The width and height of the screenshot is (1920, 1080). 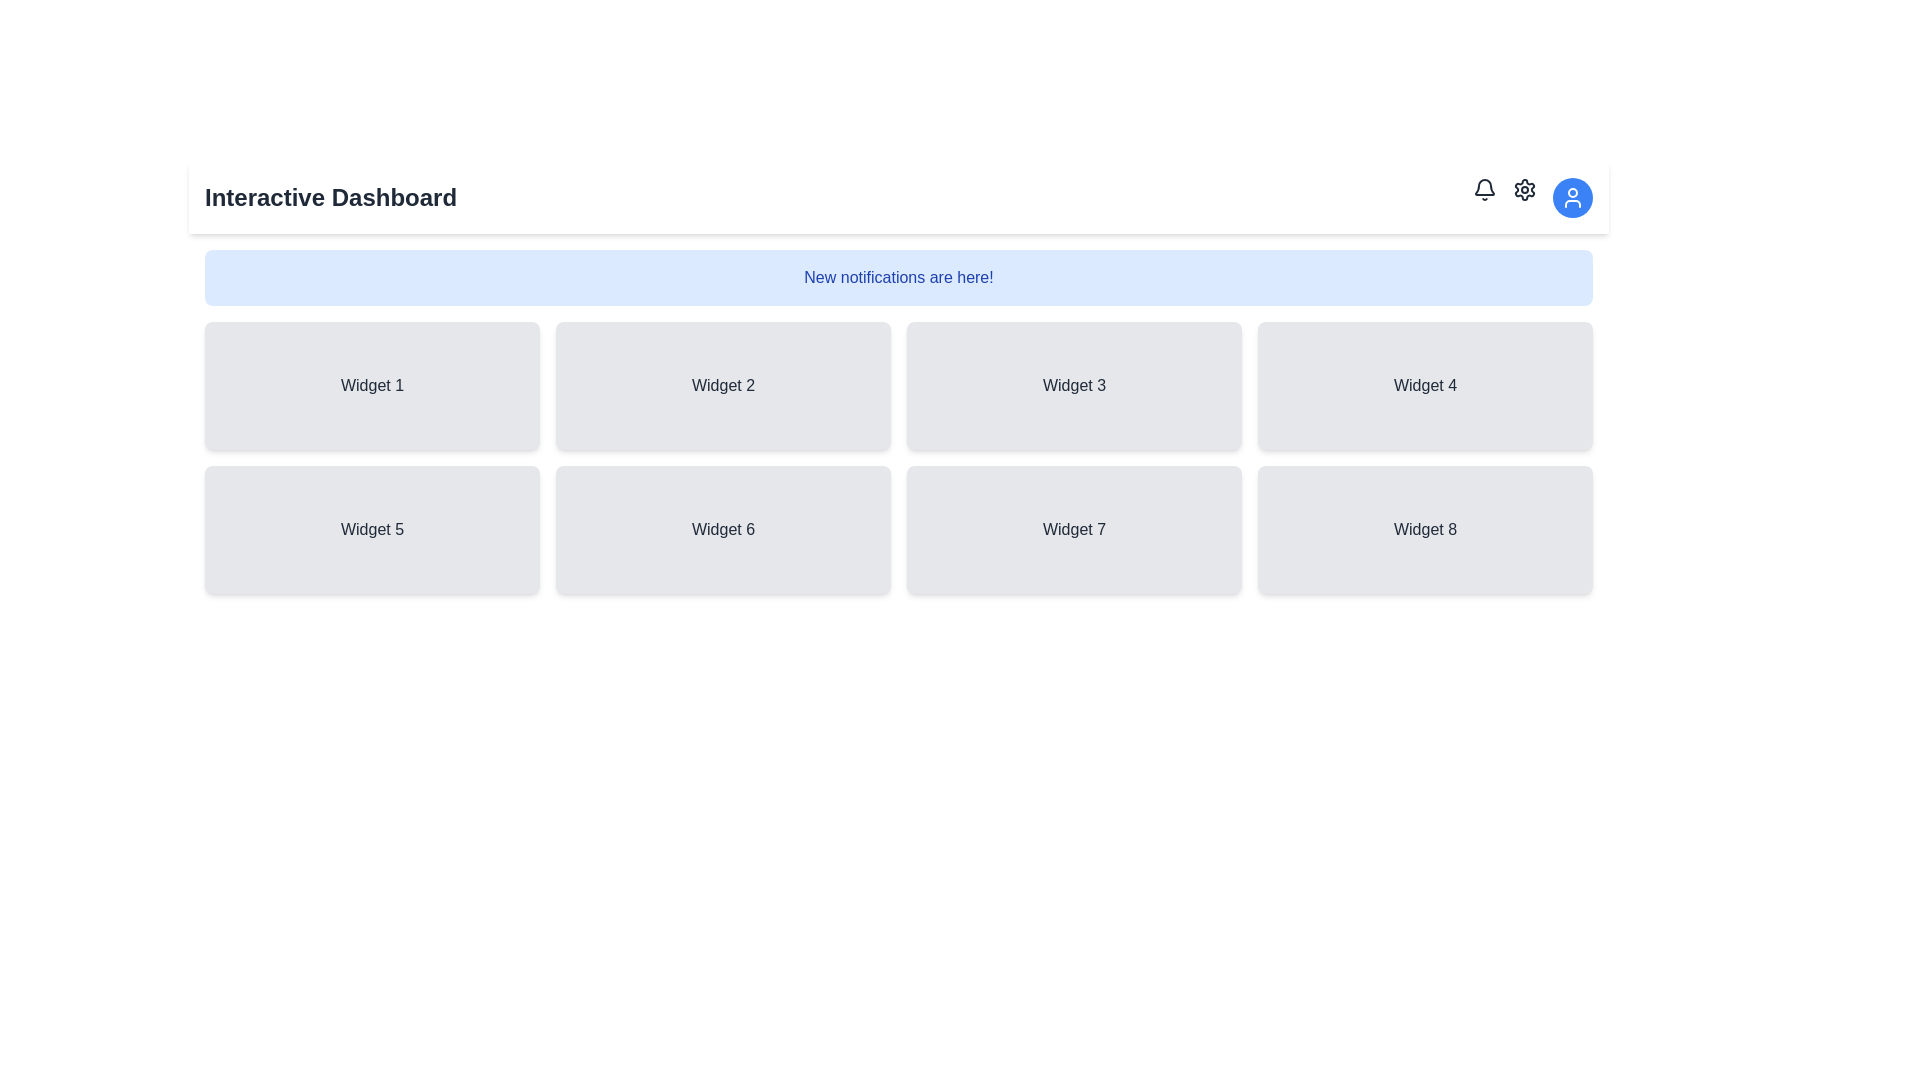 What do you see at coordinates (372, 528) in the screenshot?
I see `the Informational box widget labeled 'Widget 5', which is a rectangular element with a light gray background and rounded corners, located in the second row of the grid layout` at bounding box center [372, 528].